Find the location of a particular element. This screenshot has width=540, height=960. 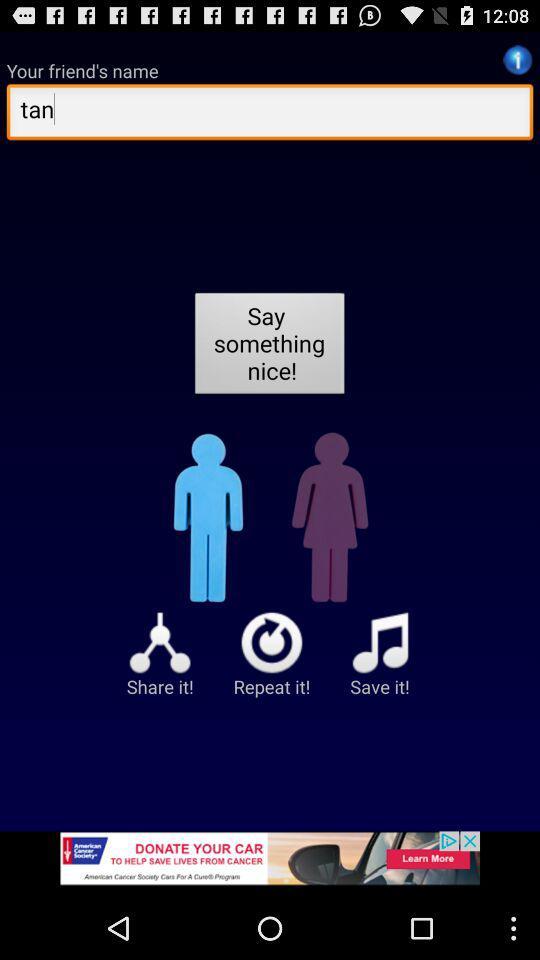

the info icon is located at coordinates (517, 64).